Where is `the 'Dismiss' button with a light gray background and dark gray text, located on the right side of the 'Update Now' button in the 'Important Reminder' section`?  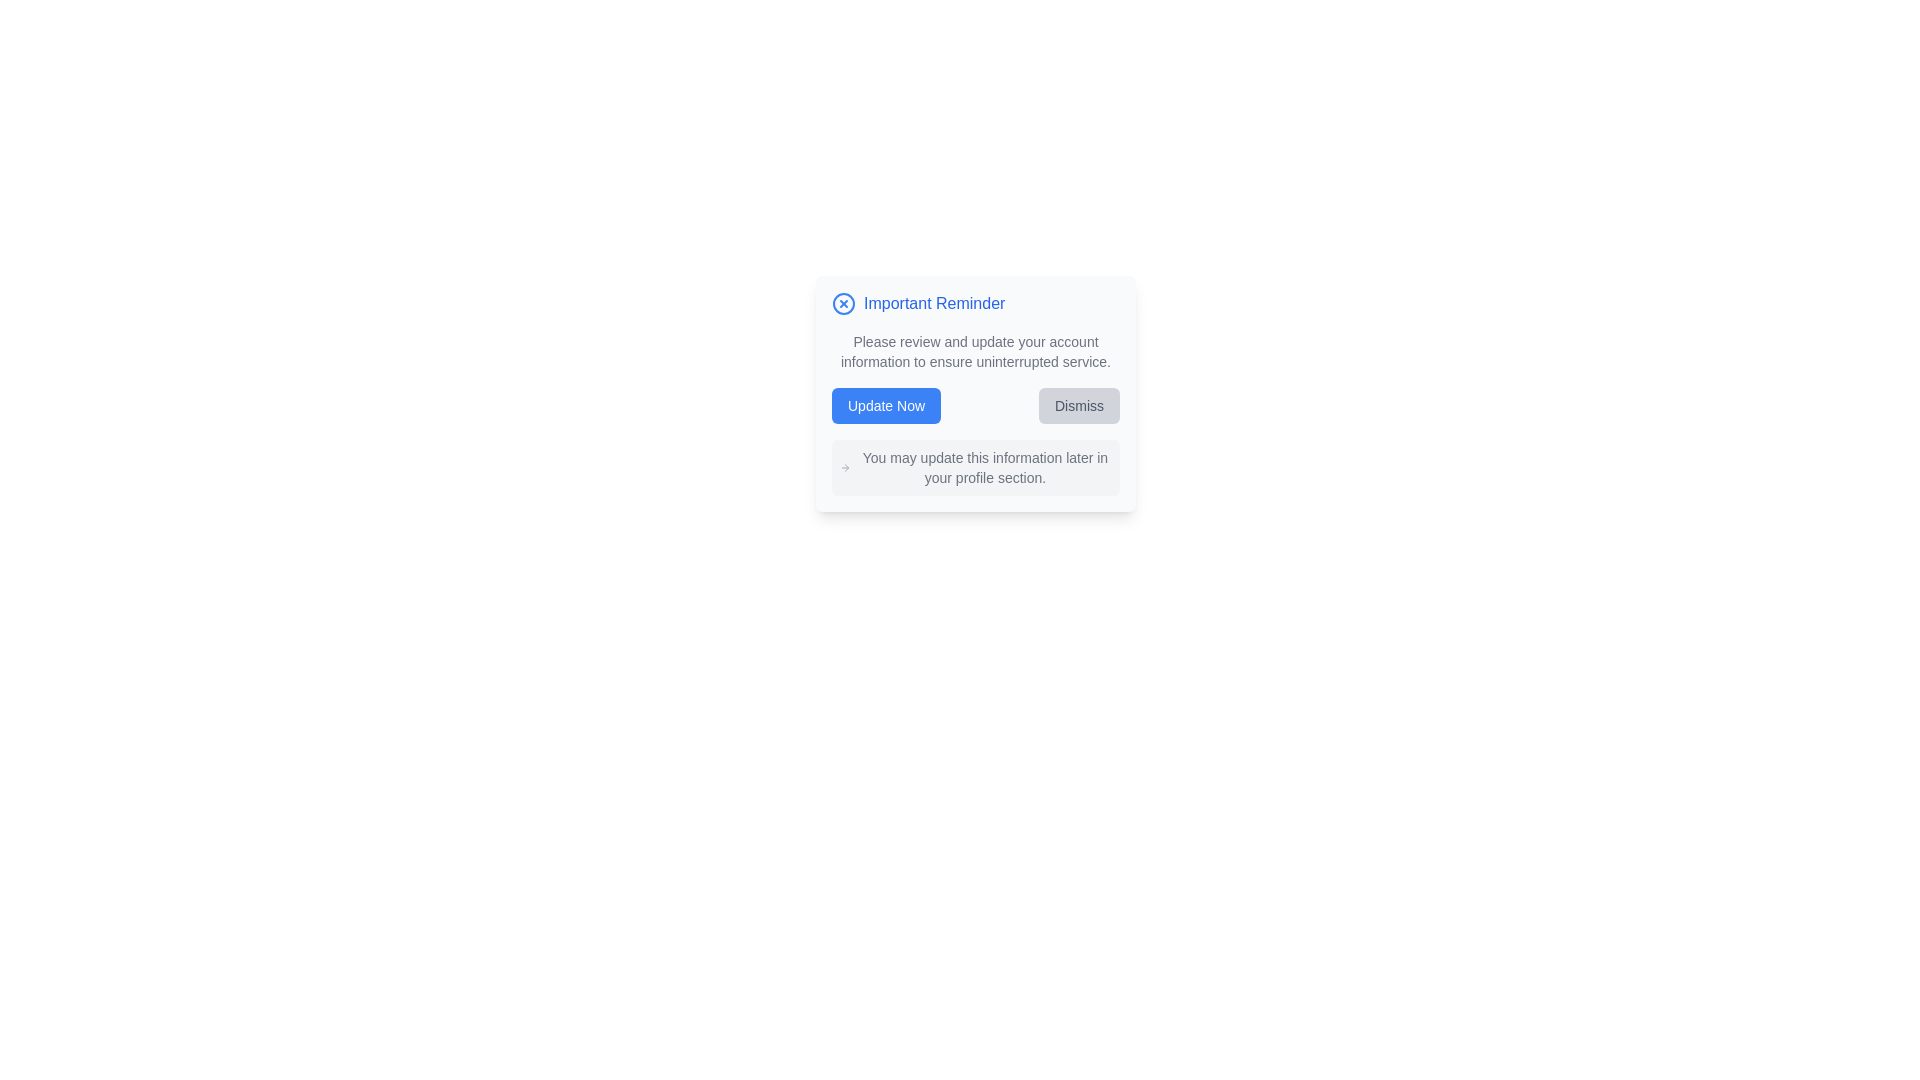 the 'Dismiss' button with a light gray background and dark gray text, located on the right side of the 'Update Now' button in the 'Important Reminder' section is located at coordinates (1078, 405).